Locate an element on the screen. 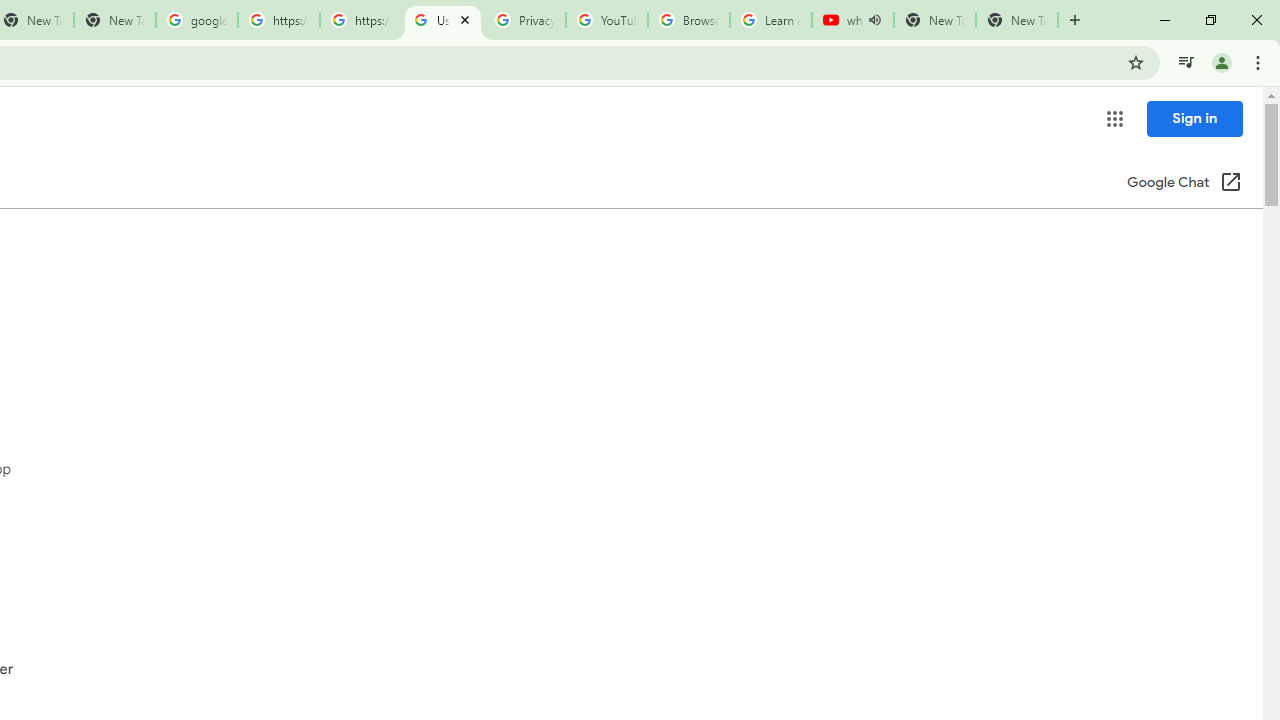 Image resolution: width=1280 pixels, height=720 pixels. 'https://scholar.google.com/' is located at coordinates (360, 20).